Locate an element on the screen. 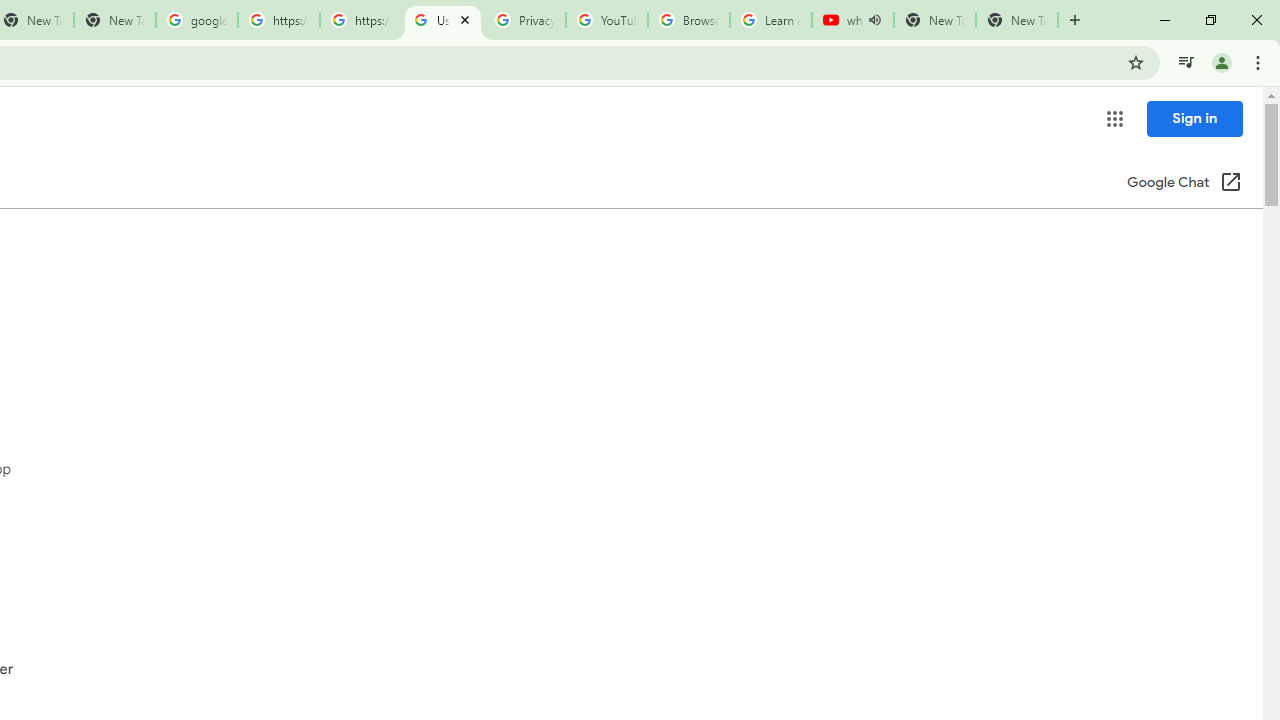 Image resolution: width=1280 pixels, height=720 pixels. 'https://scholar.google.com/' is located at coordinates (360, 20).